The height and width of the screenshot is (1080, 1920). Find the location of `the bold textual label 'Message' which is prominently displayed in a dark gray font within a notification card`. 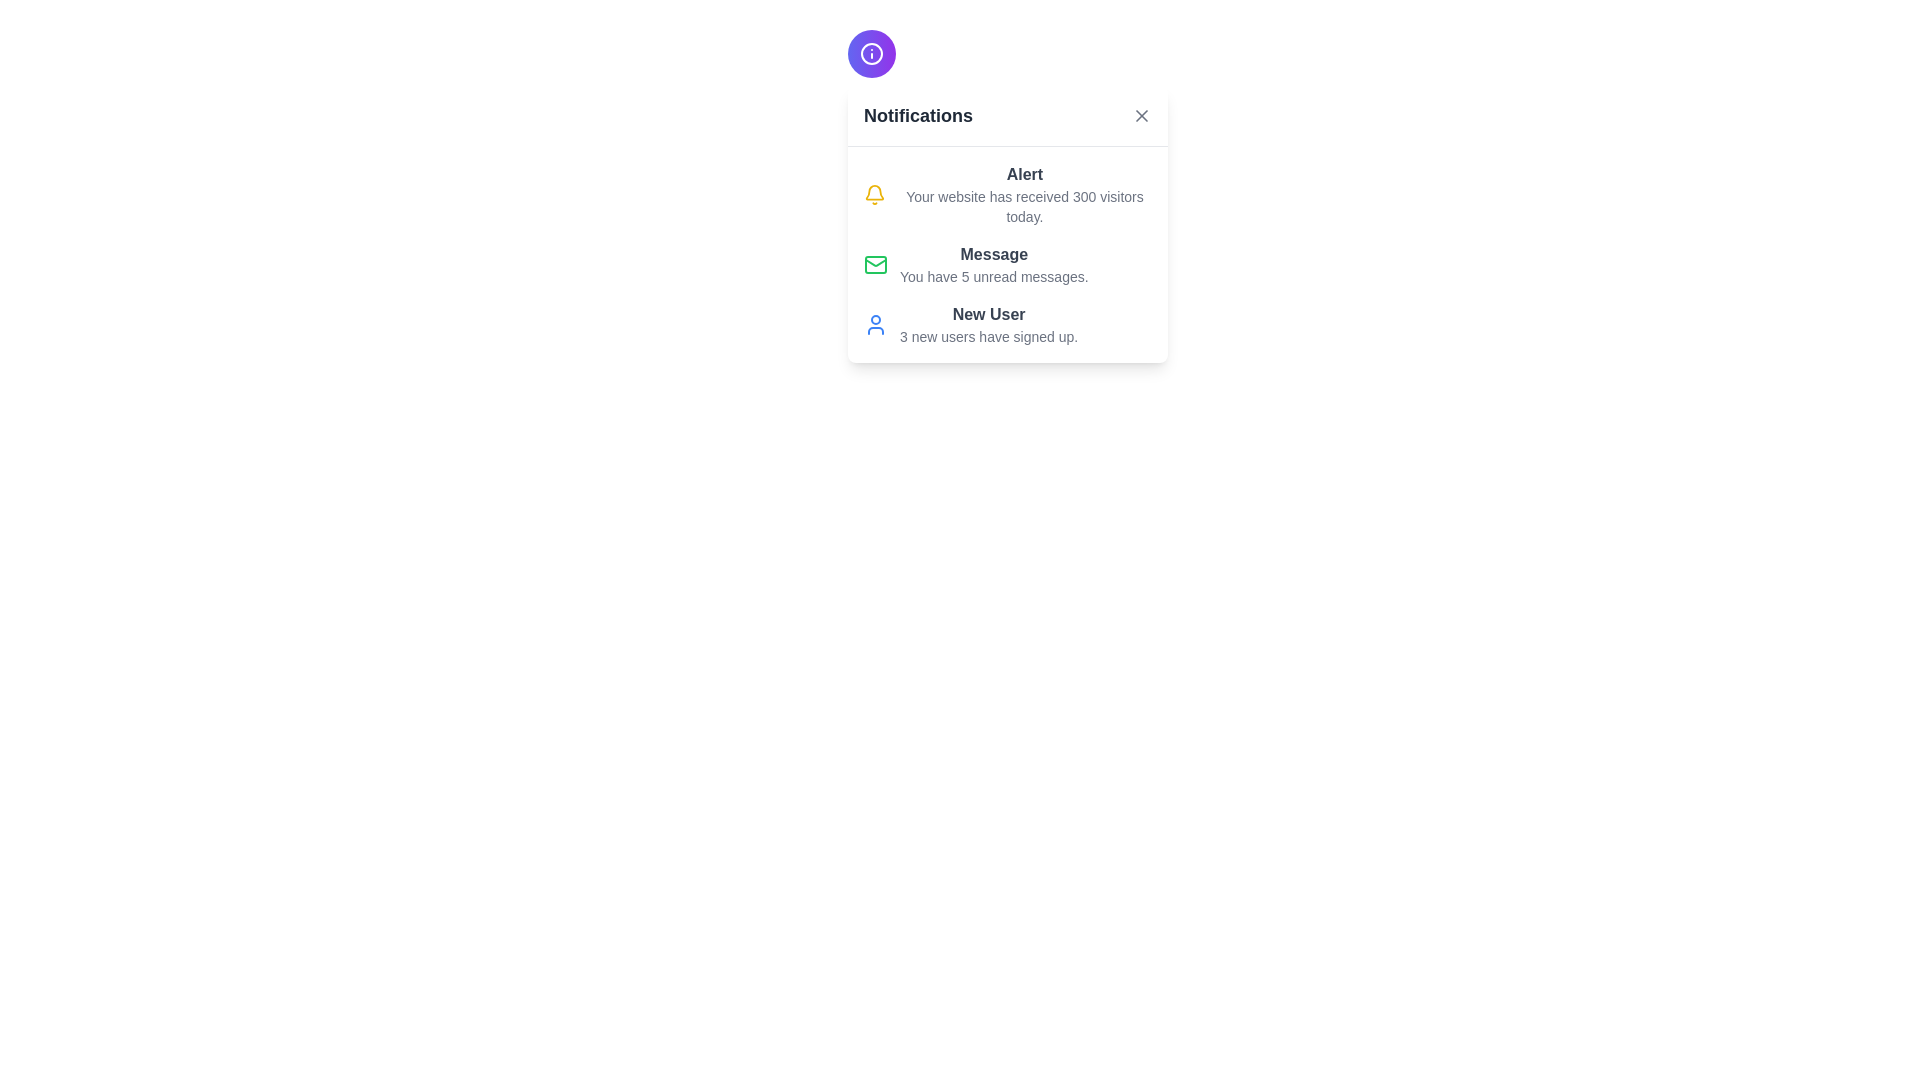

the bold textual label 'Message' which is prominently displayed in a dark gray font within a notification card is located at coordinates (994, 253).